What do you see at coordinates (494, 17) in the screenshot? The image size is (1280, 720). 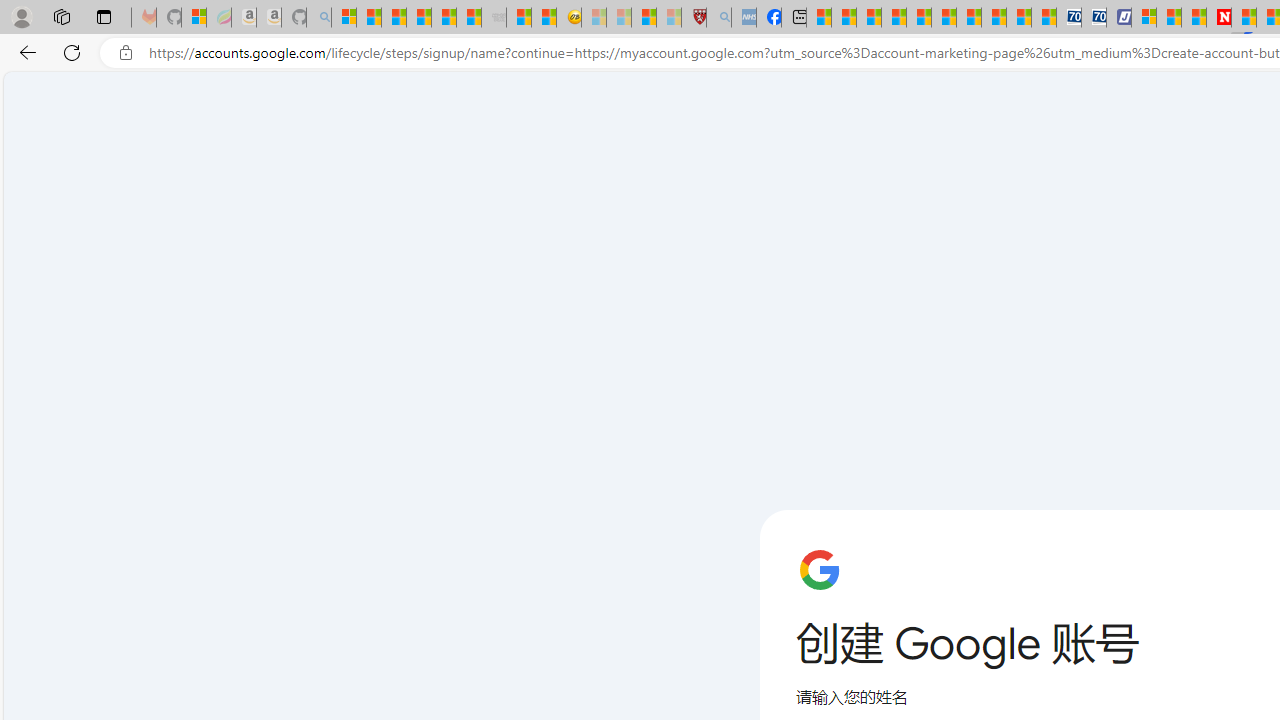 I see `'Combat Siege - Sleeping'` at bounding box center [494, 17].